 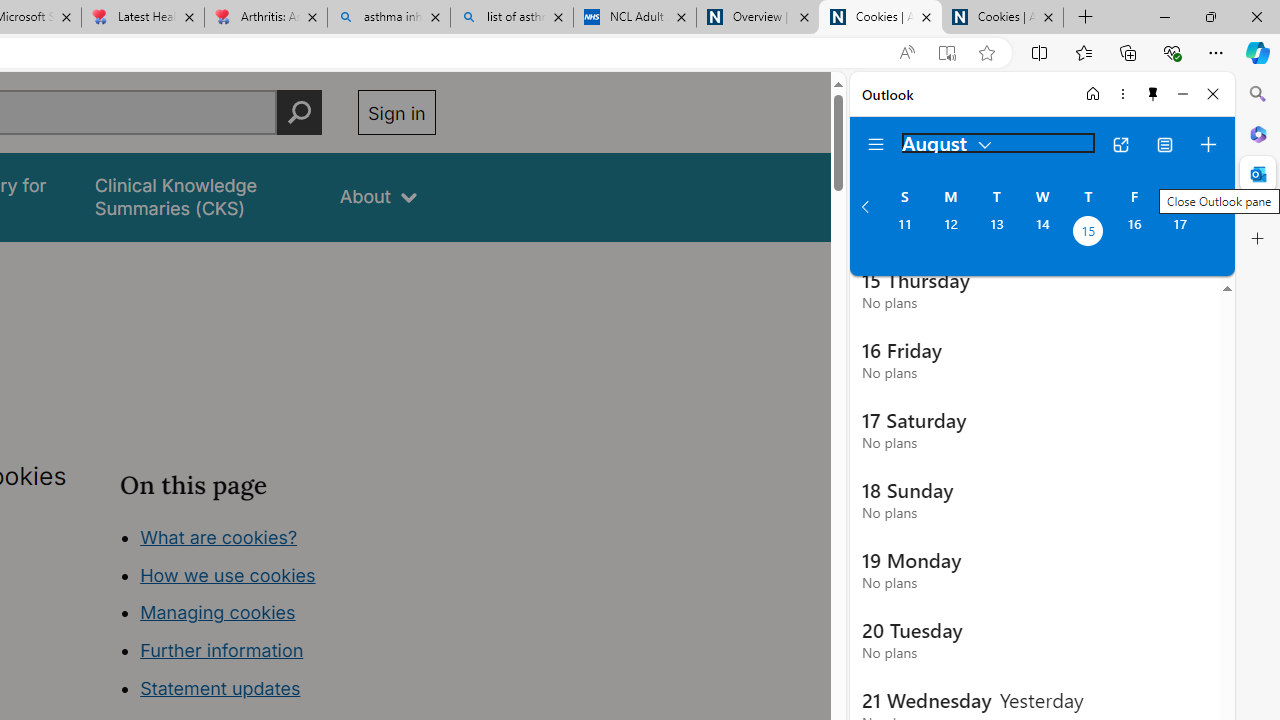 I want to click on 'Enter Immersive Reader (F9)', so click(x=945, y=52).